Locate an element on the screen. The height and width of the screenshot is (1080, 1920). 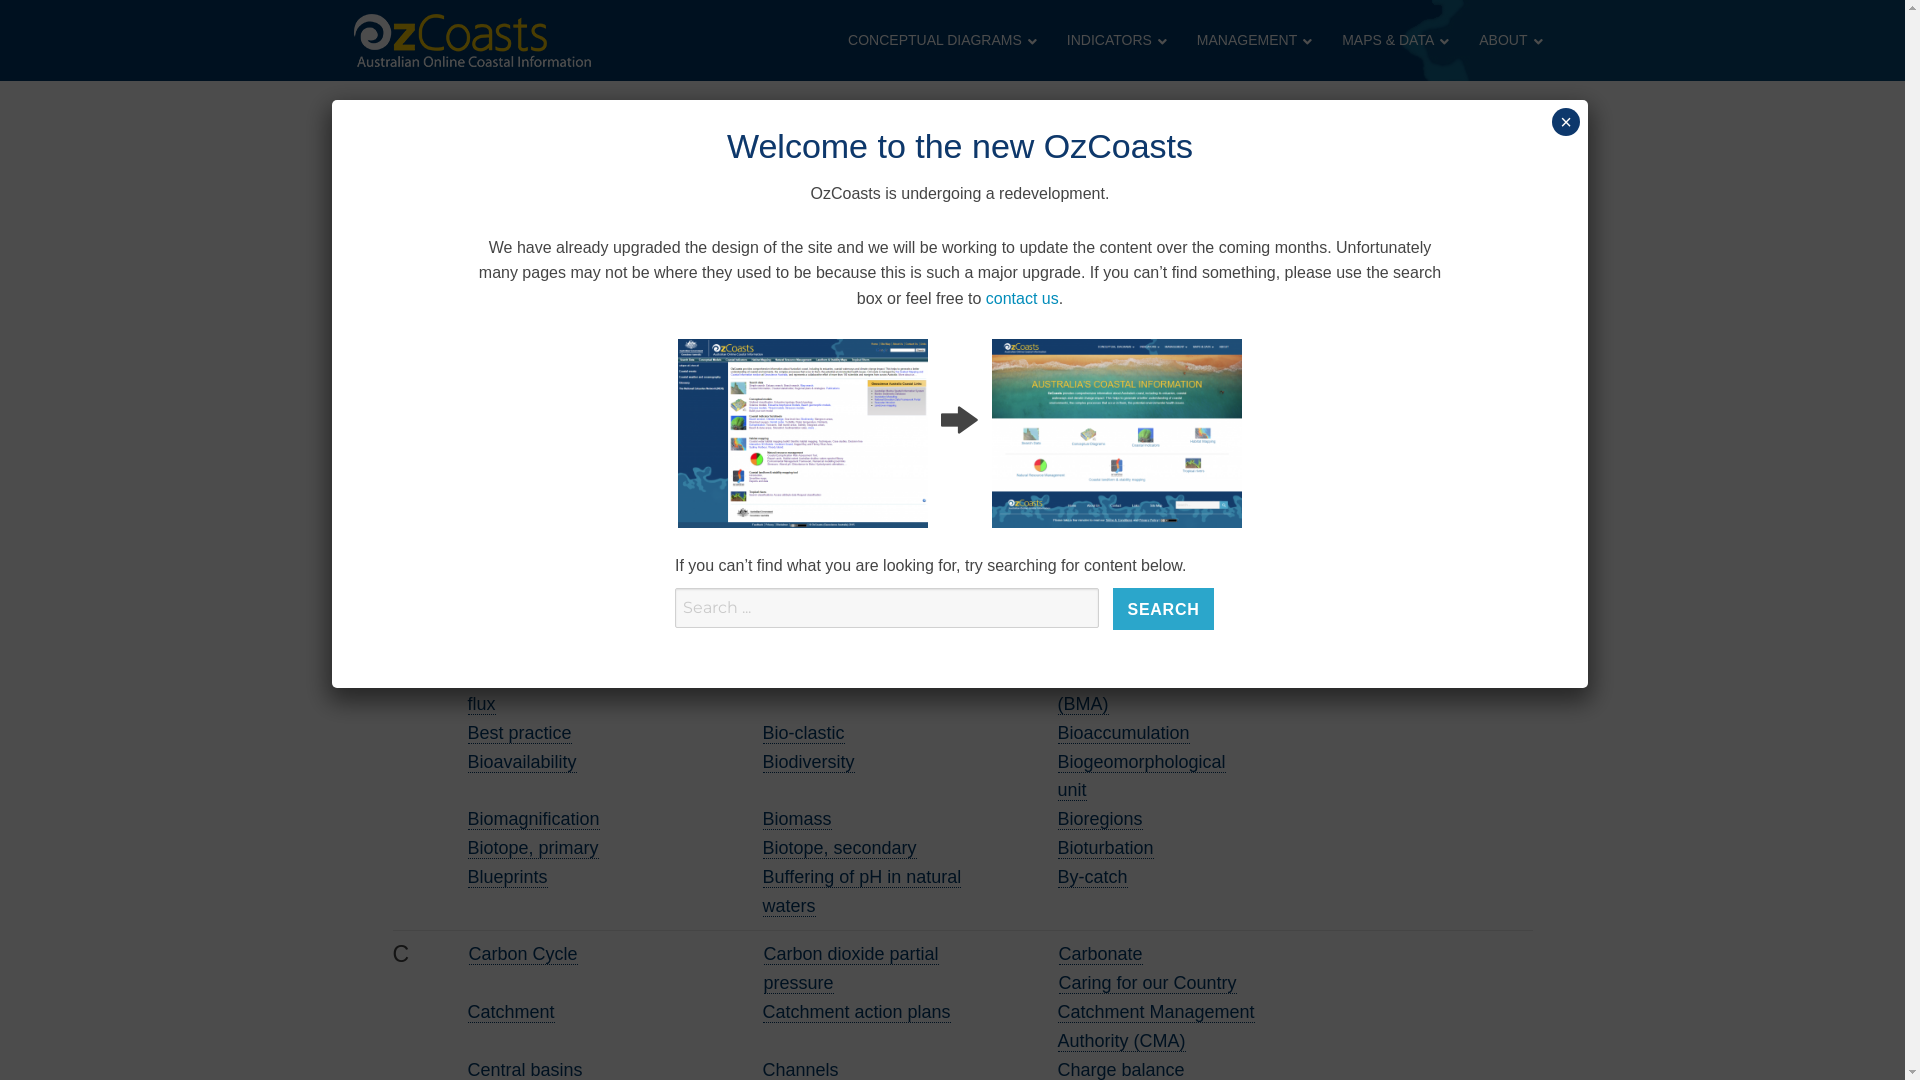
'Carbon dioxide partial pressure' is located at coordinates (762, 967).